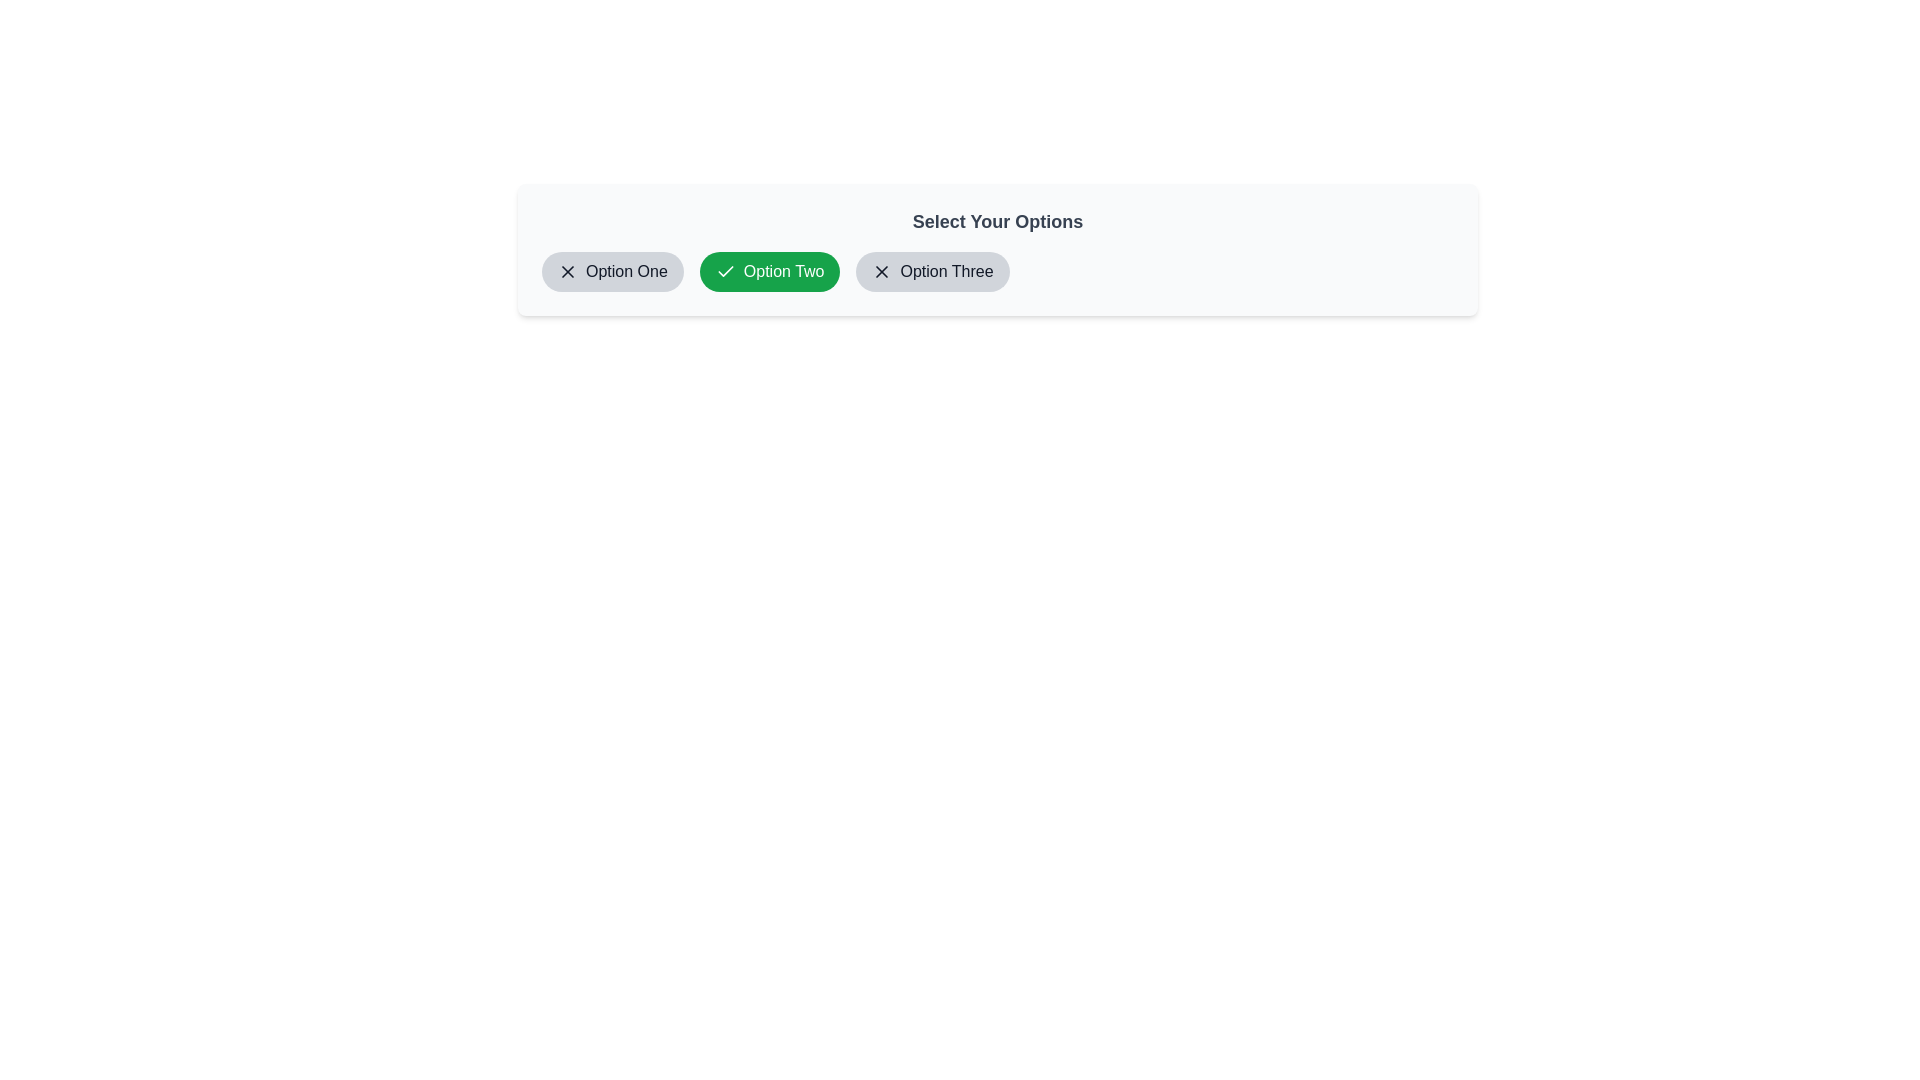  I want to click on the option Option One by clicking its corresponding button, so click(610, 272).